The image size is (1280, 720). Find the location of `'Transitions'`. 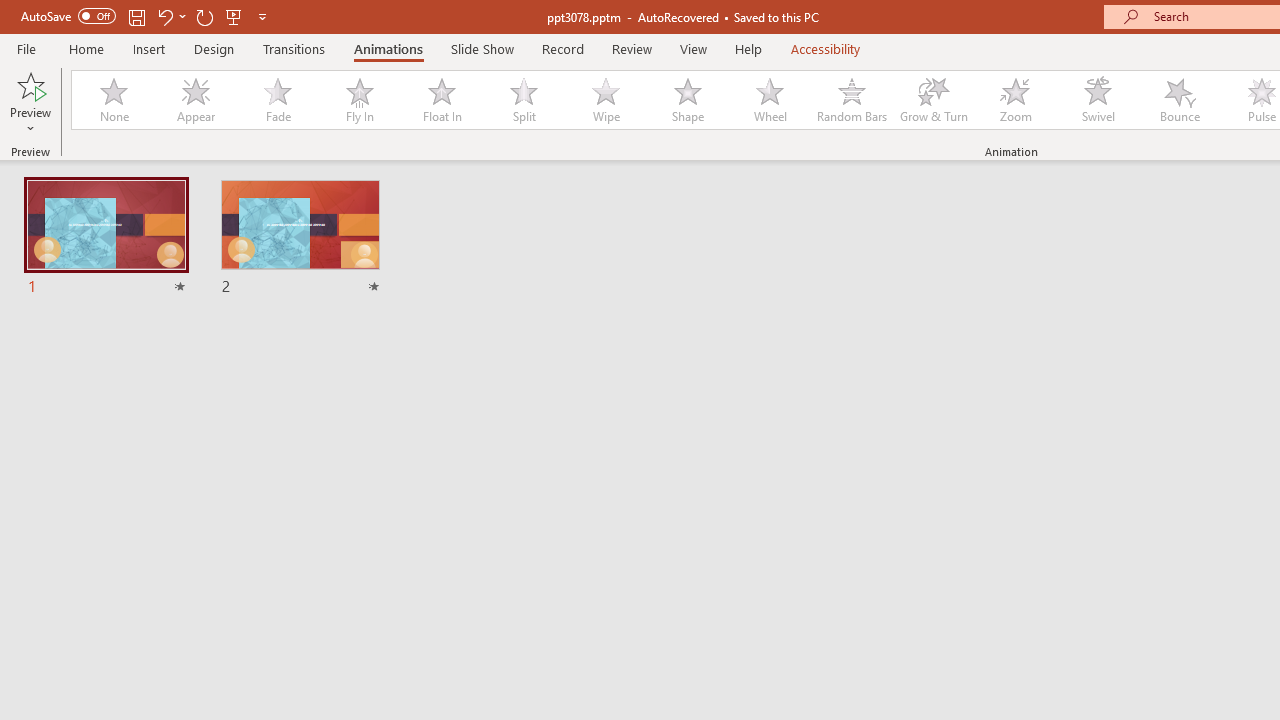

'Transitions' is located at coordinates (294, 48).